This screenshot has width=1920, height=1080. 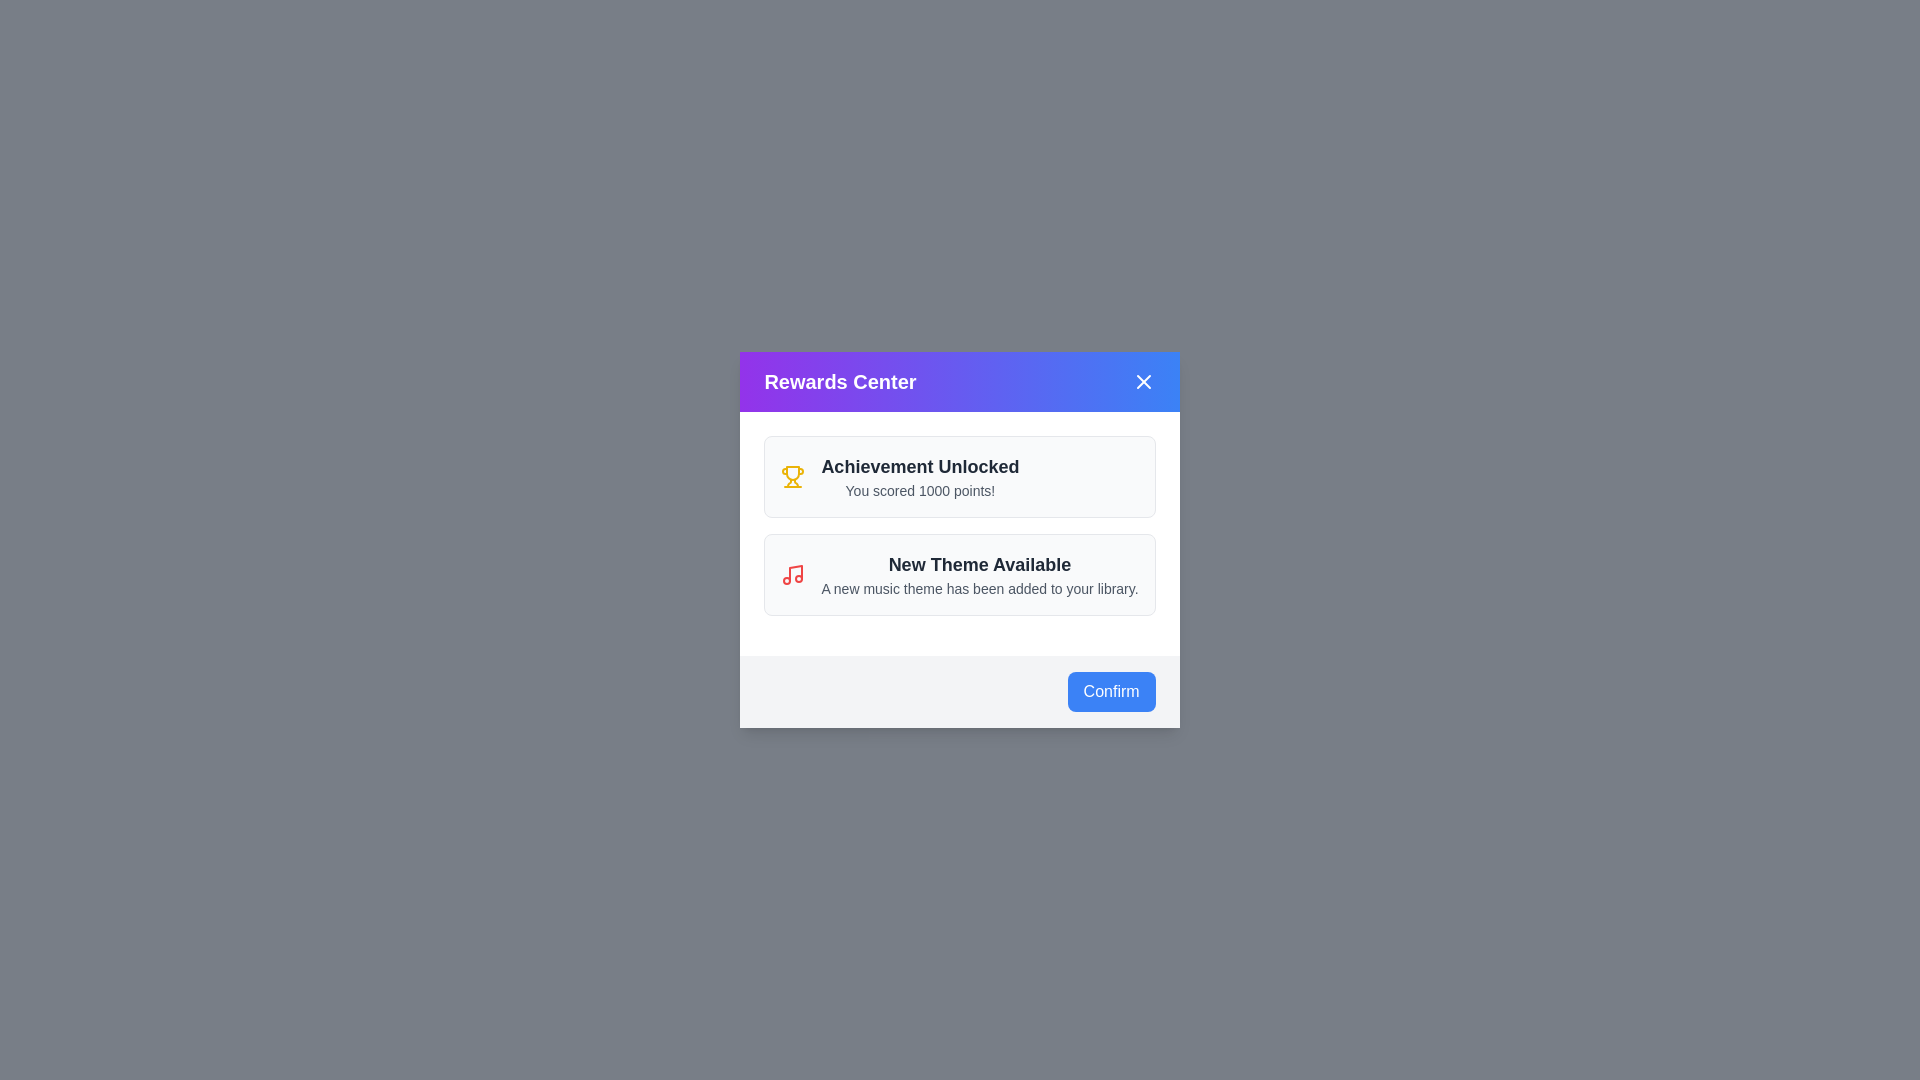 What do you see at coordinates (792, 574) in the screenshot?
I see `the icon associated with the reward item New Theme Available` at bounding box center [792, 574].